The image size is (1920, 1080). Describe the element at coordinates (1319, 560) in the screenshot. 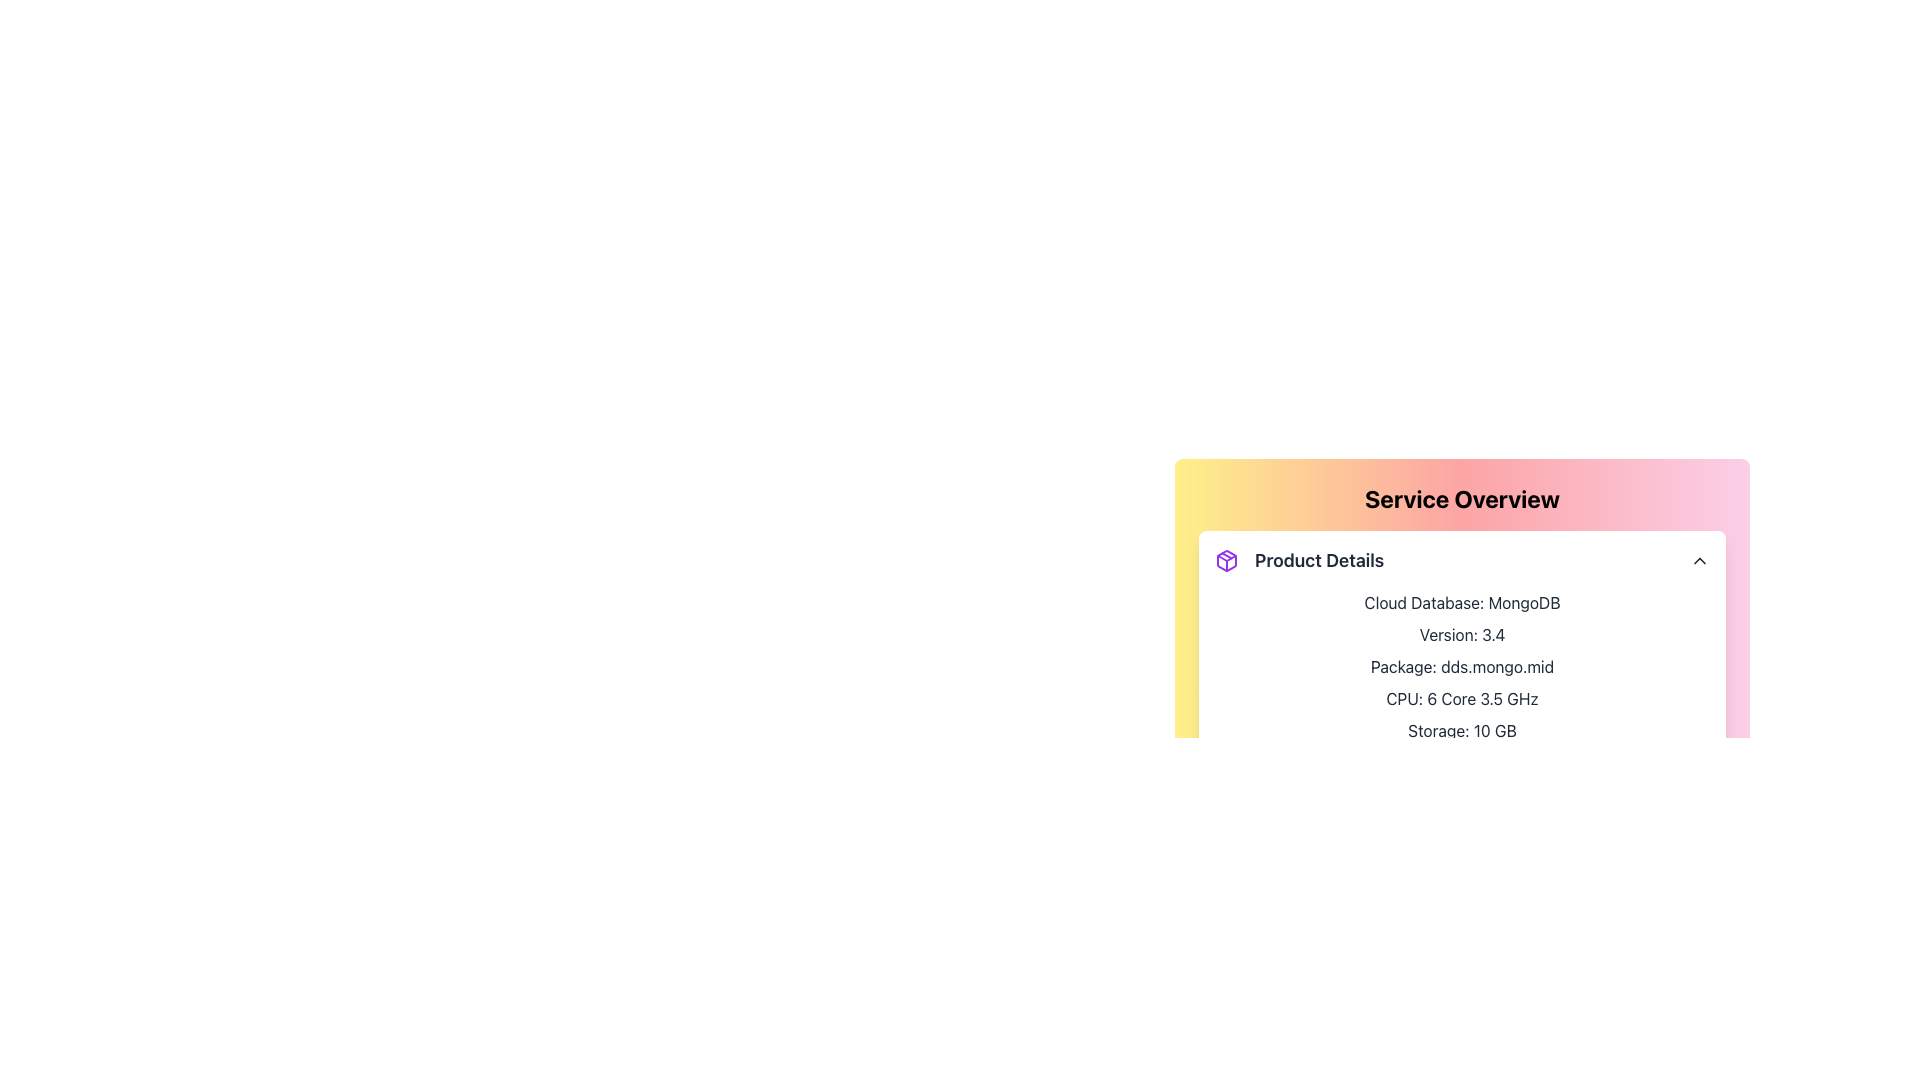

I see `the static text label that serves as a header for product specifications, located within the 'Service Overview' section, to the right of the package icon` at that location.